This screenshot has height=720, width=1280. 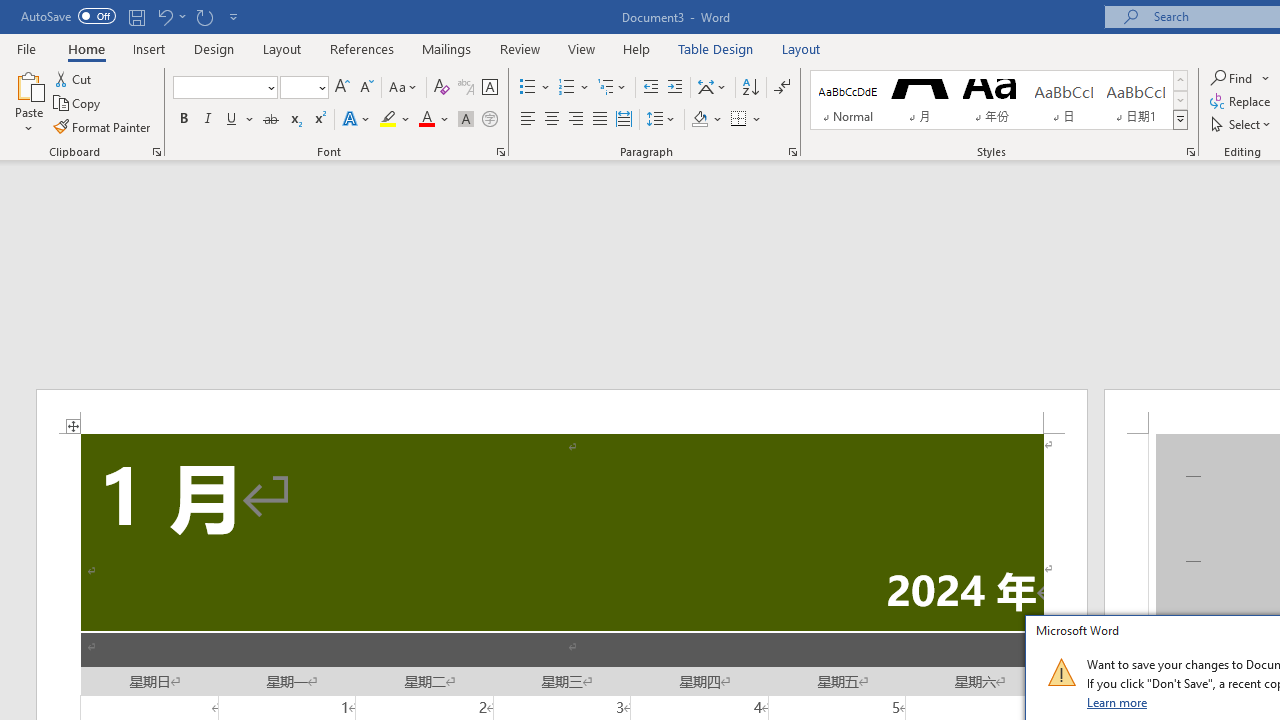 What do you see at coordinates (801, 48) in the screenshot?
I see `'Layout'` at bounding box center [801, 48].